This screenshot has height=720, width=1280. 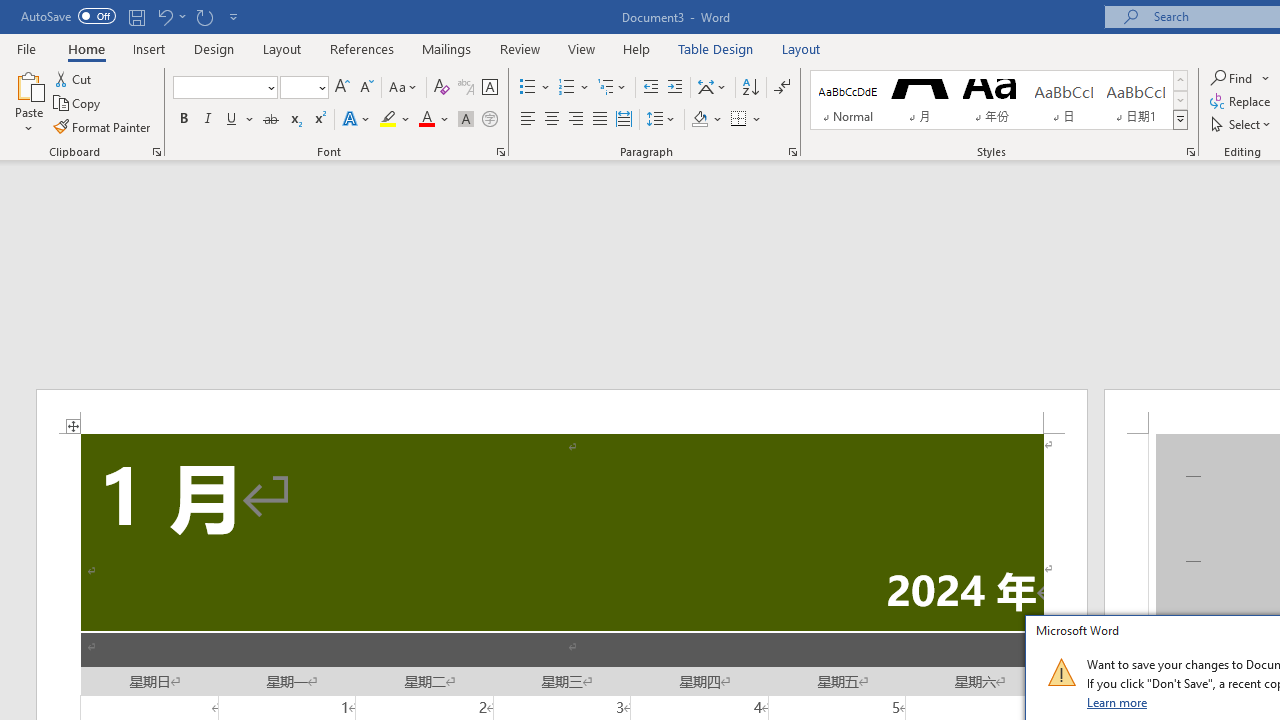 What do you see at coordinates (801, 48) in the screenshot?
I see `'Layout'` at bounding box center [801, 48].